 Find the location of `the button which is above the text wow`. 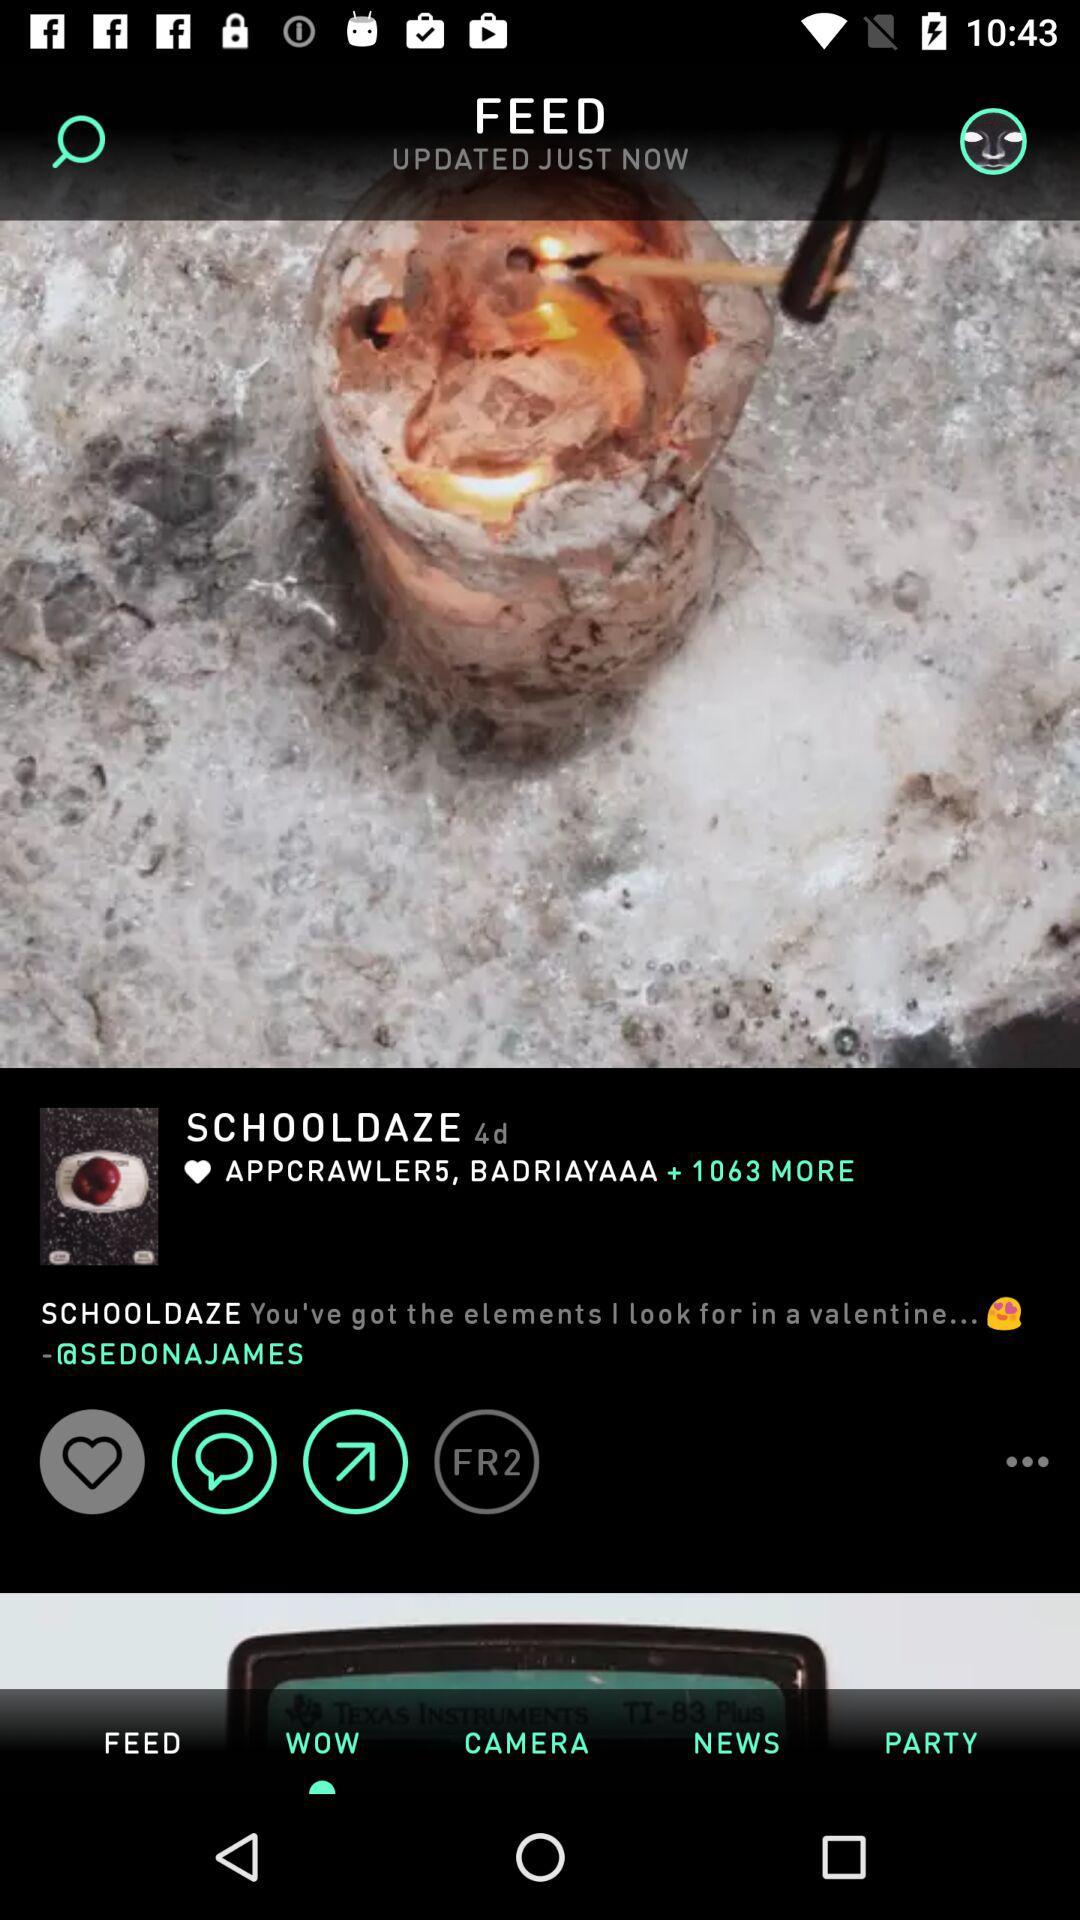

the button which is above the text wow is located at coordinates (354, 1461).